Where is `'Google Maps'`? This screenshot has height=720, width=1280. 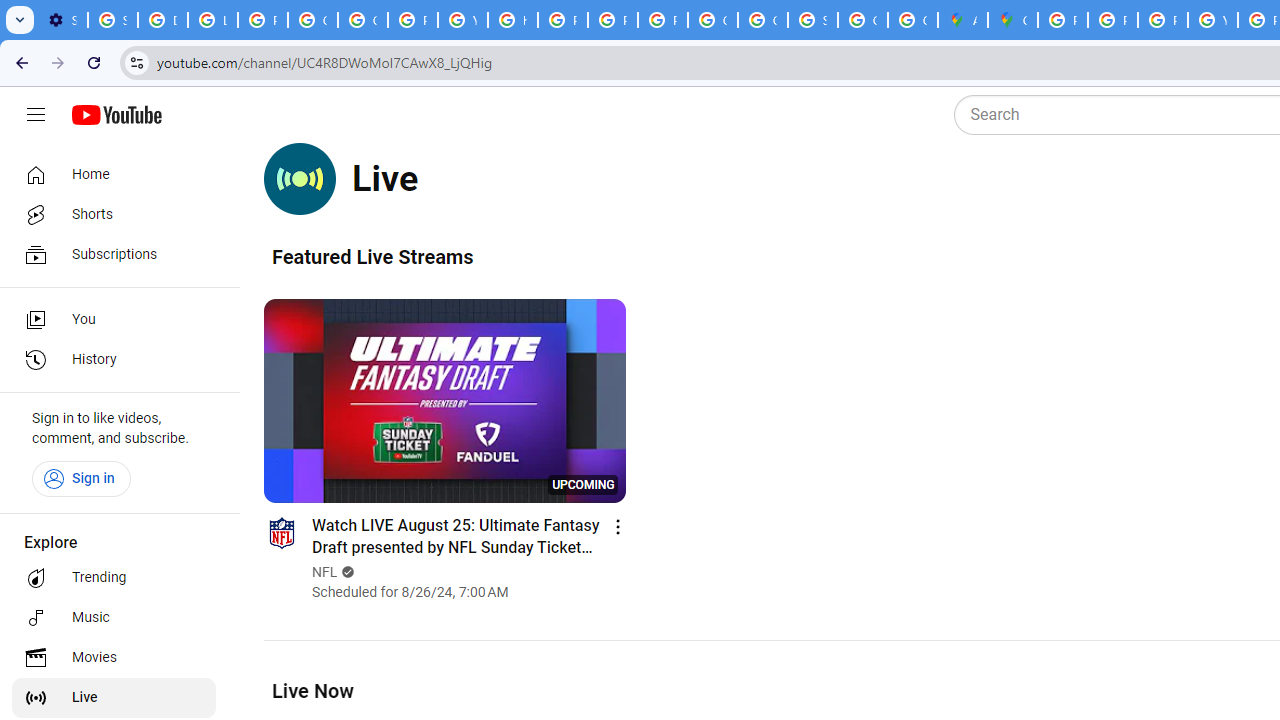
'Google Maps' is located at coordinates (1013, 20).